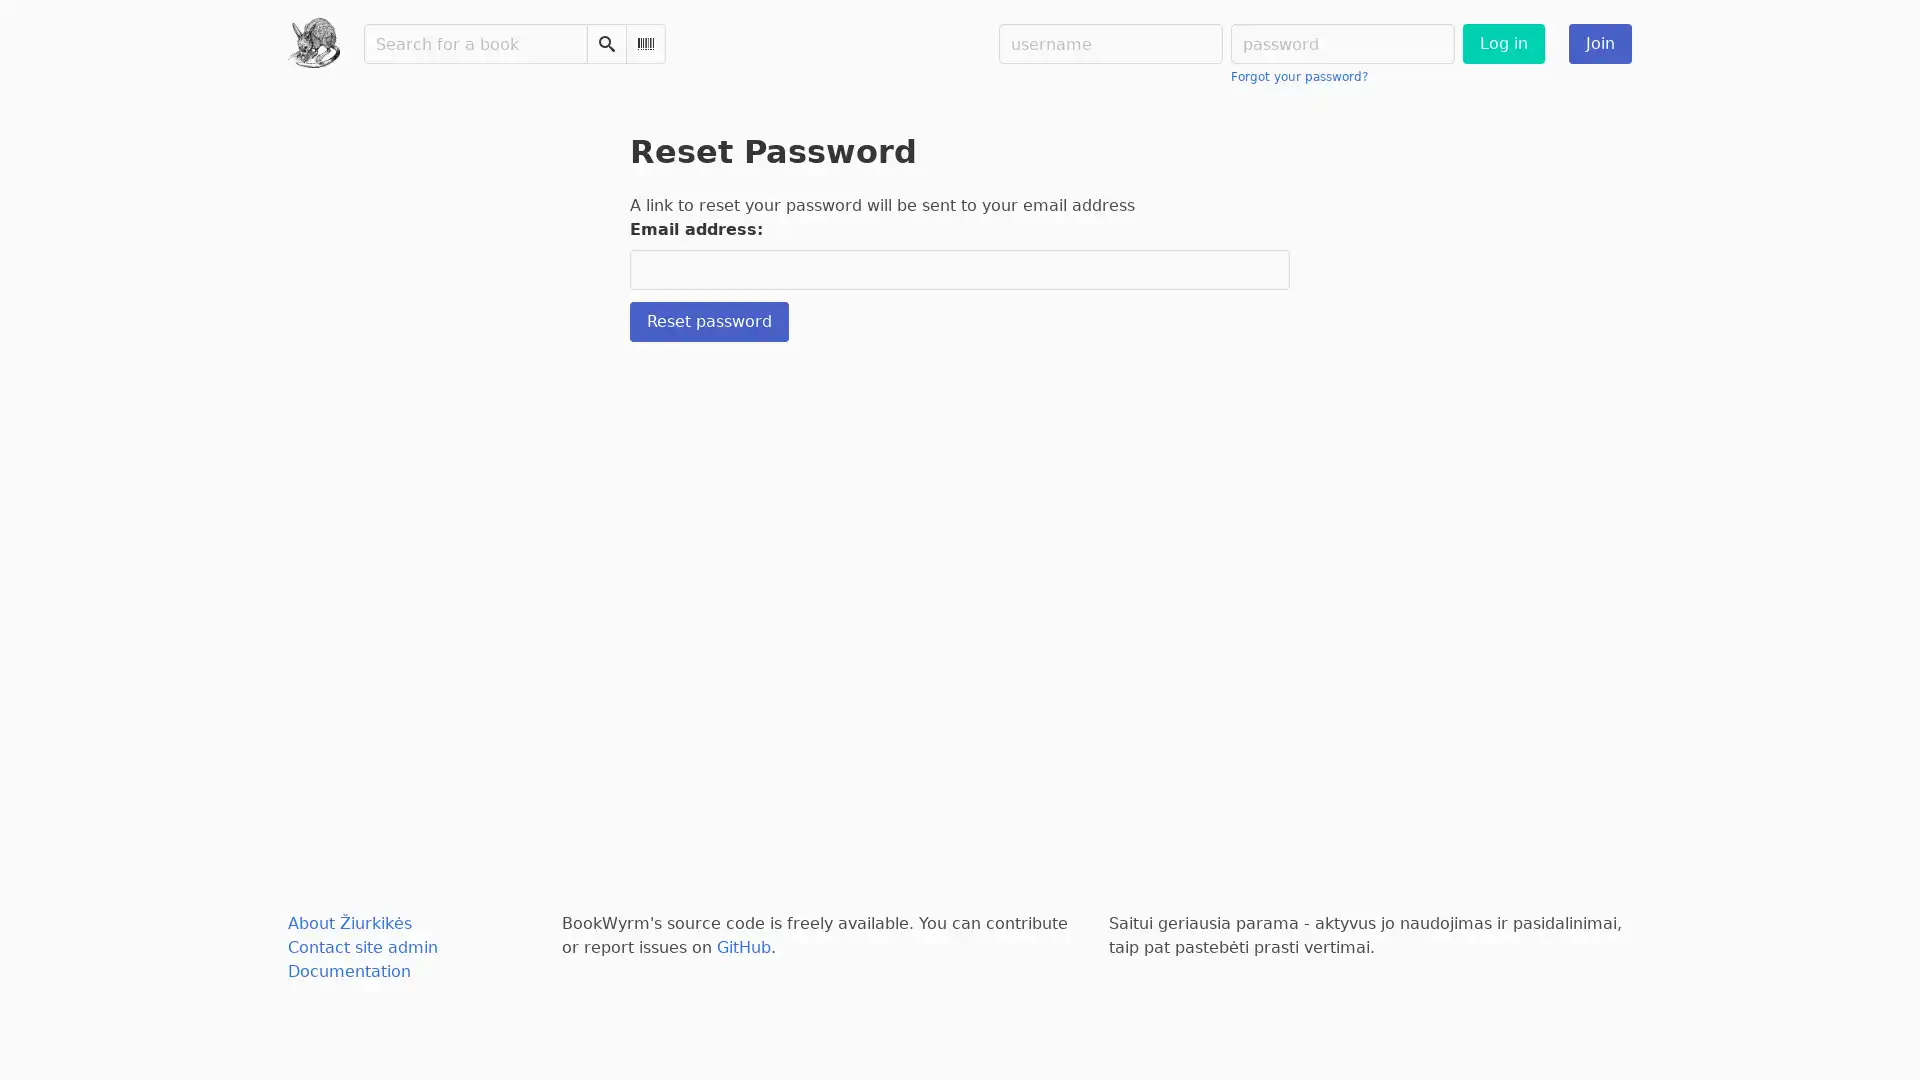 This screenshot has width=1920, height=1080. What do you see at coordinates (709, 320) in the screenshot?
I see `Reset password` at bounding box center [709, 320].